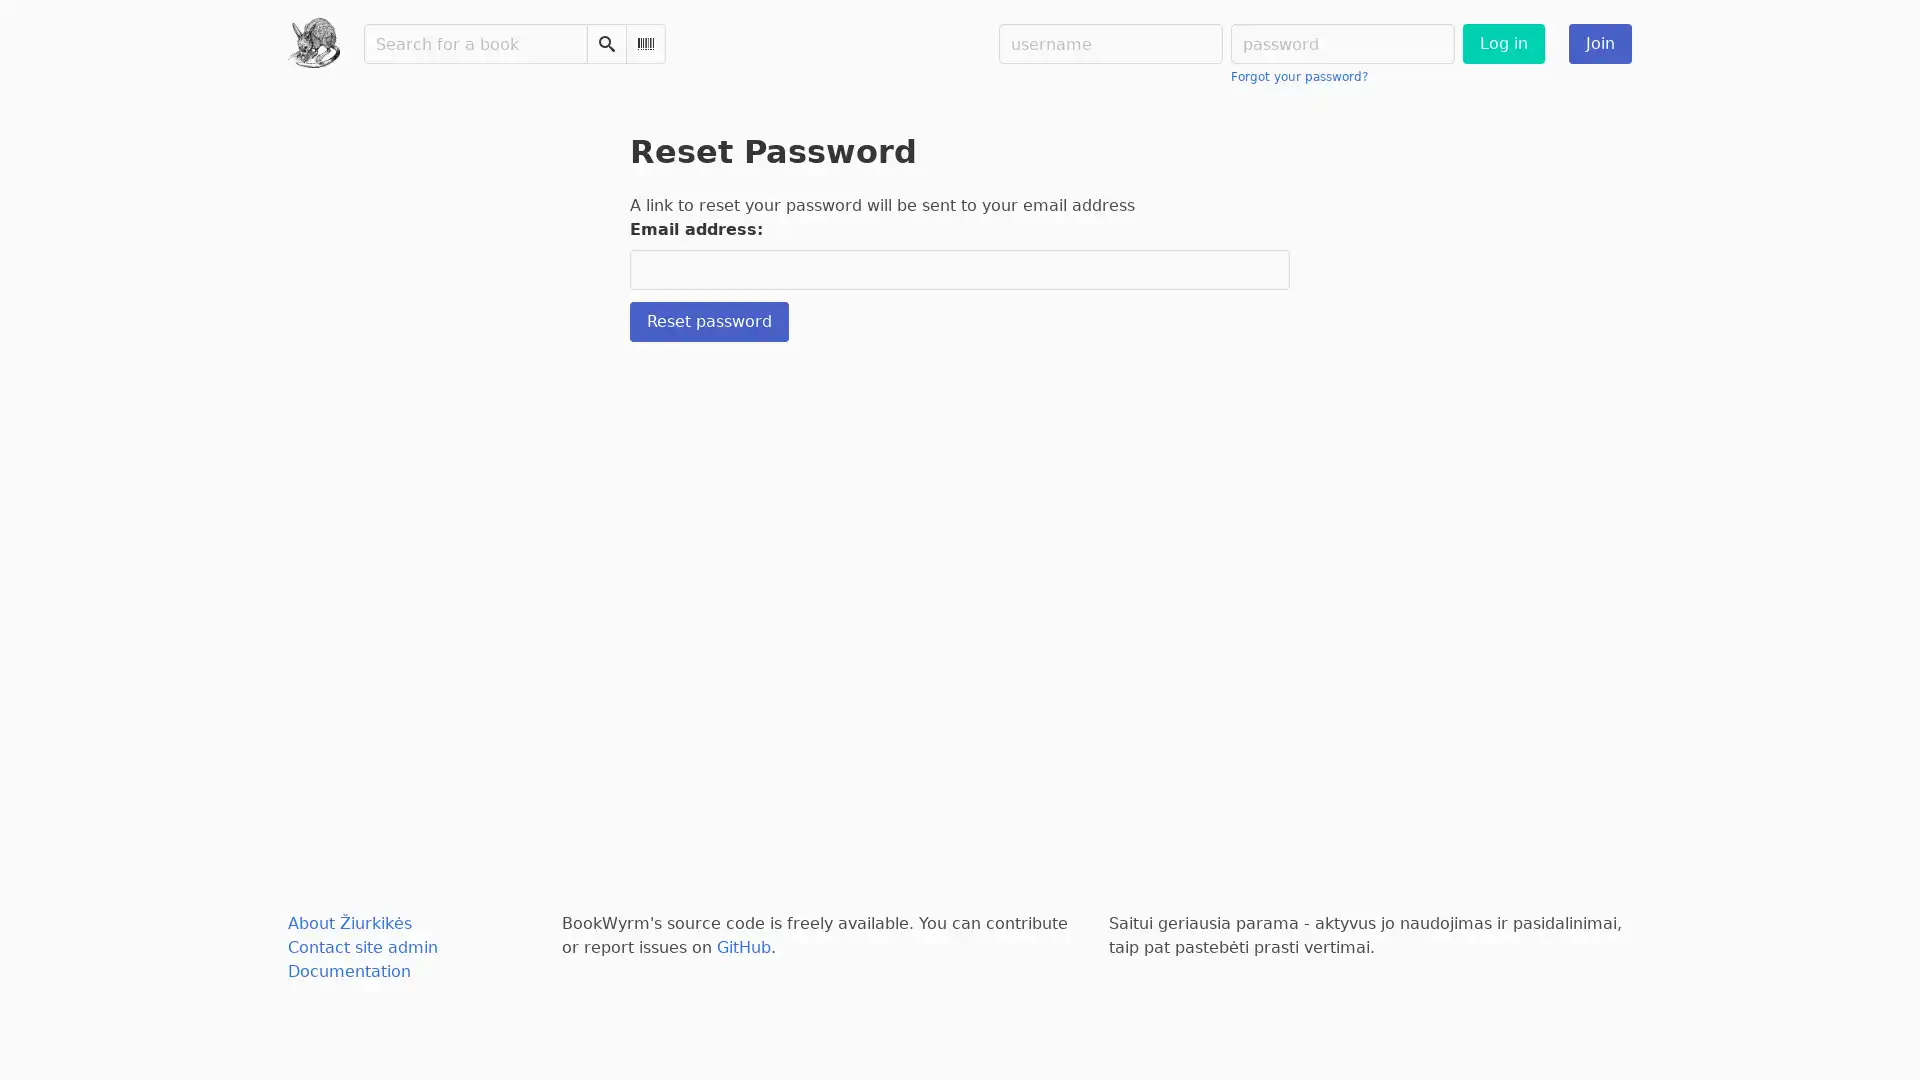 This screenshot has width=1920, height=1080. What do you see at coordinates (709, 320) in the screenshot?
I see `Reset password` at bounding box center [709, 320].